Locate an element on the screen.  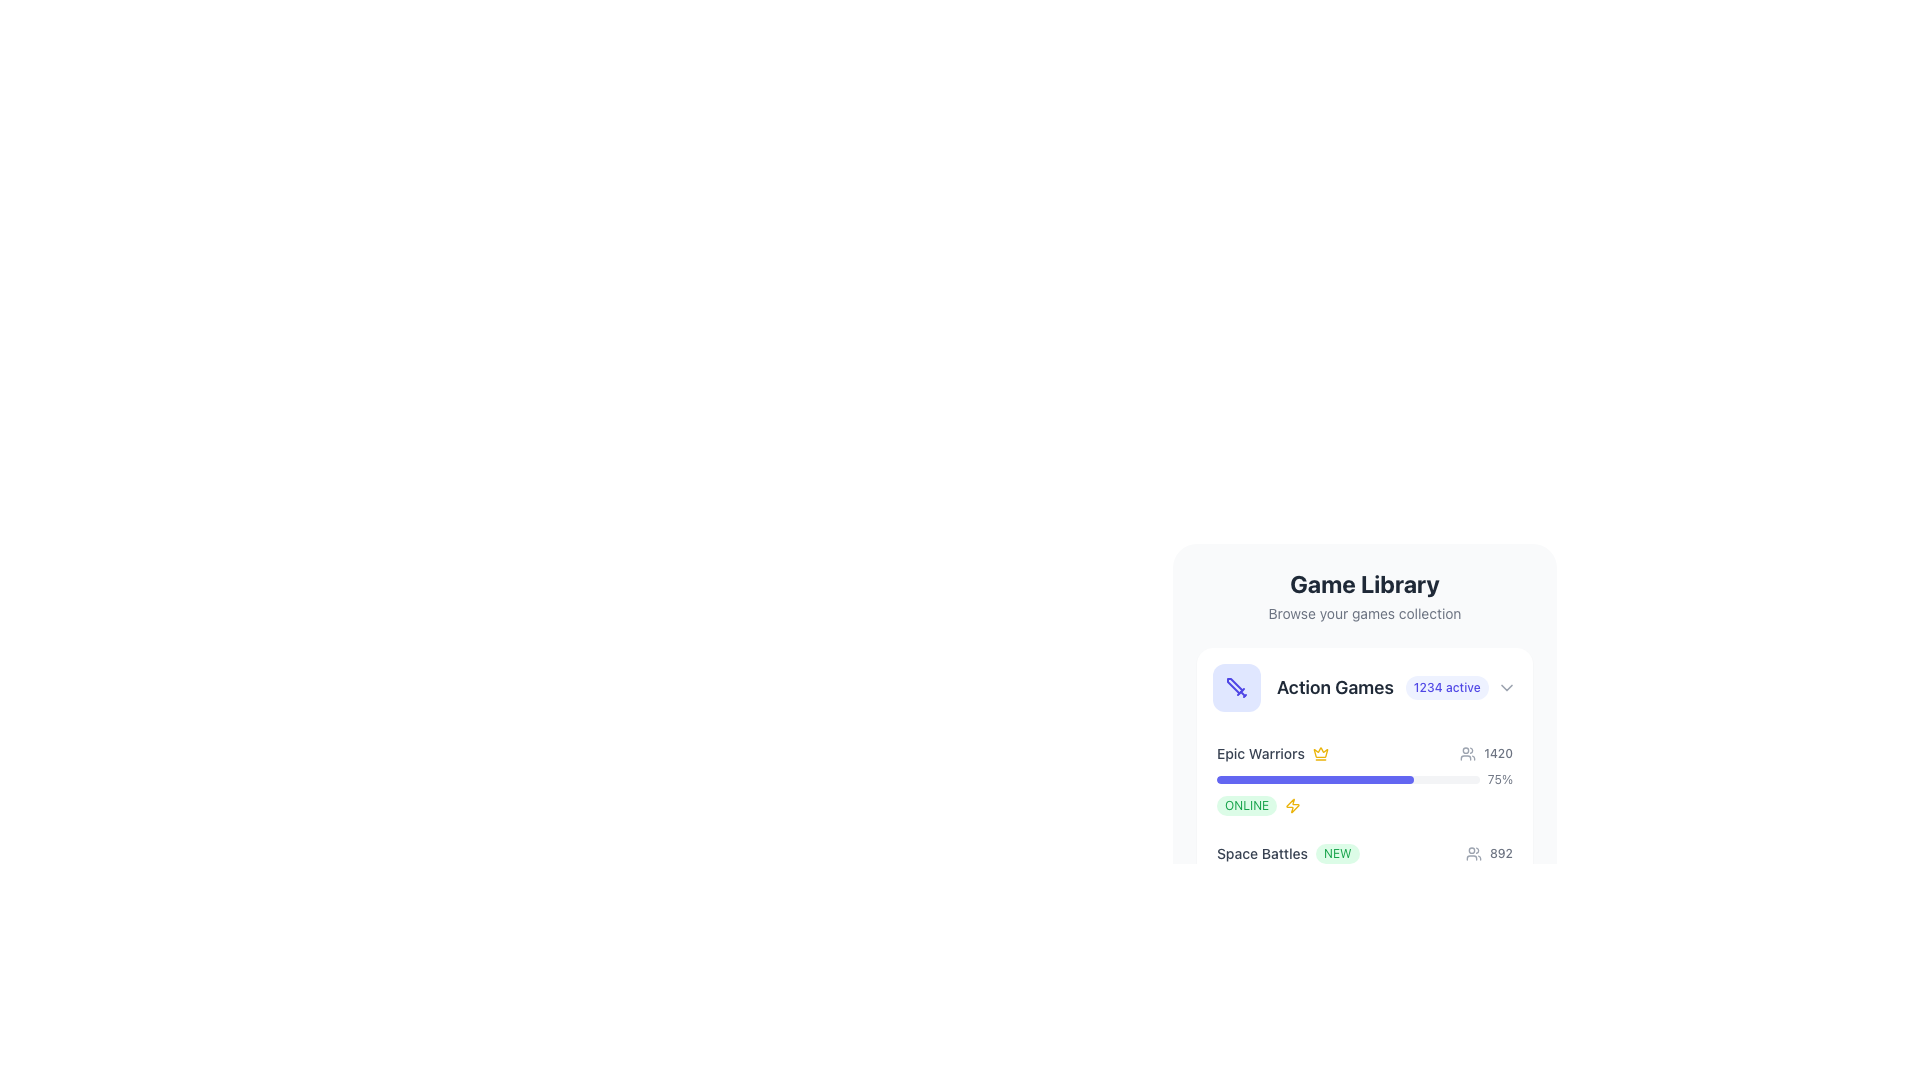
the static text display indicating the number of players or members associated with 'Epic Warriors', located to the right of the group icon is located at coordinates (1486, 753).